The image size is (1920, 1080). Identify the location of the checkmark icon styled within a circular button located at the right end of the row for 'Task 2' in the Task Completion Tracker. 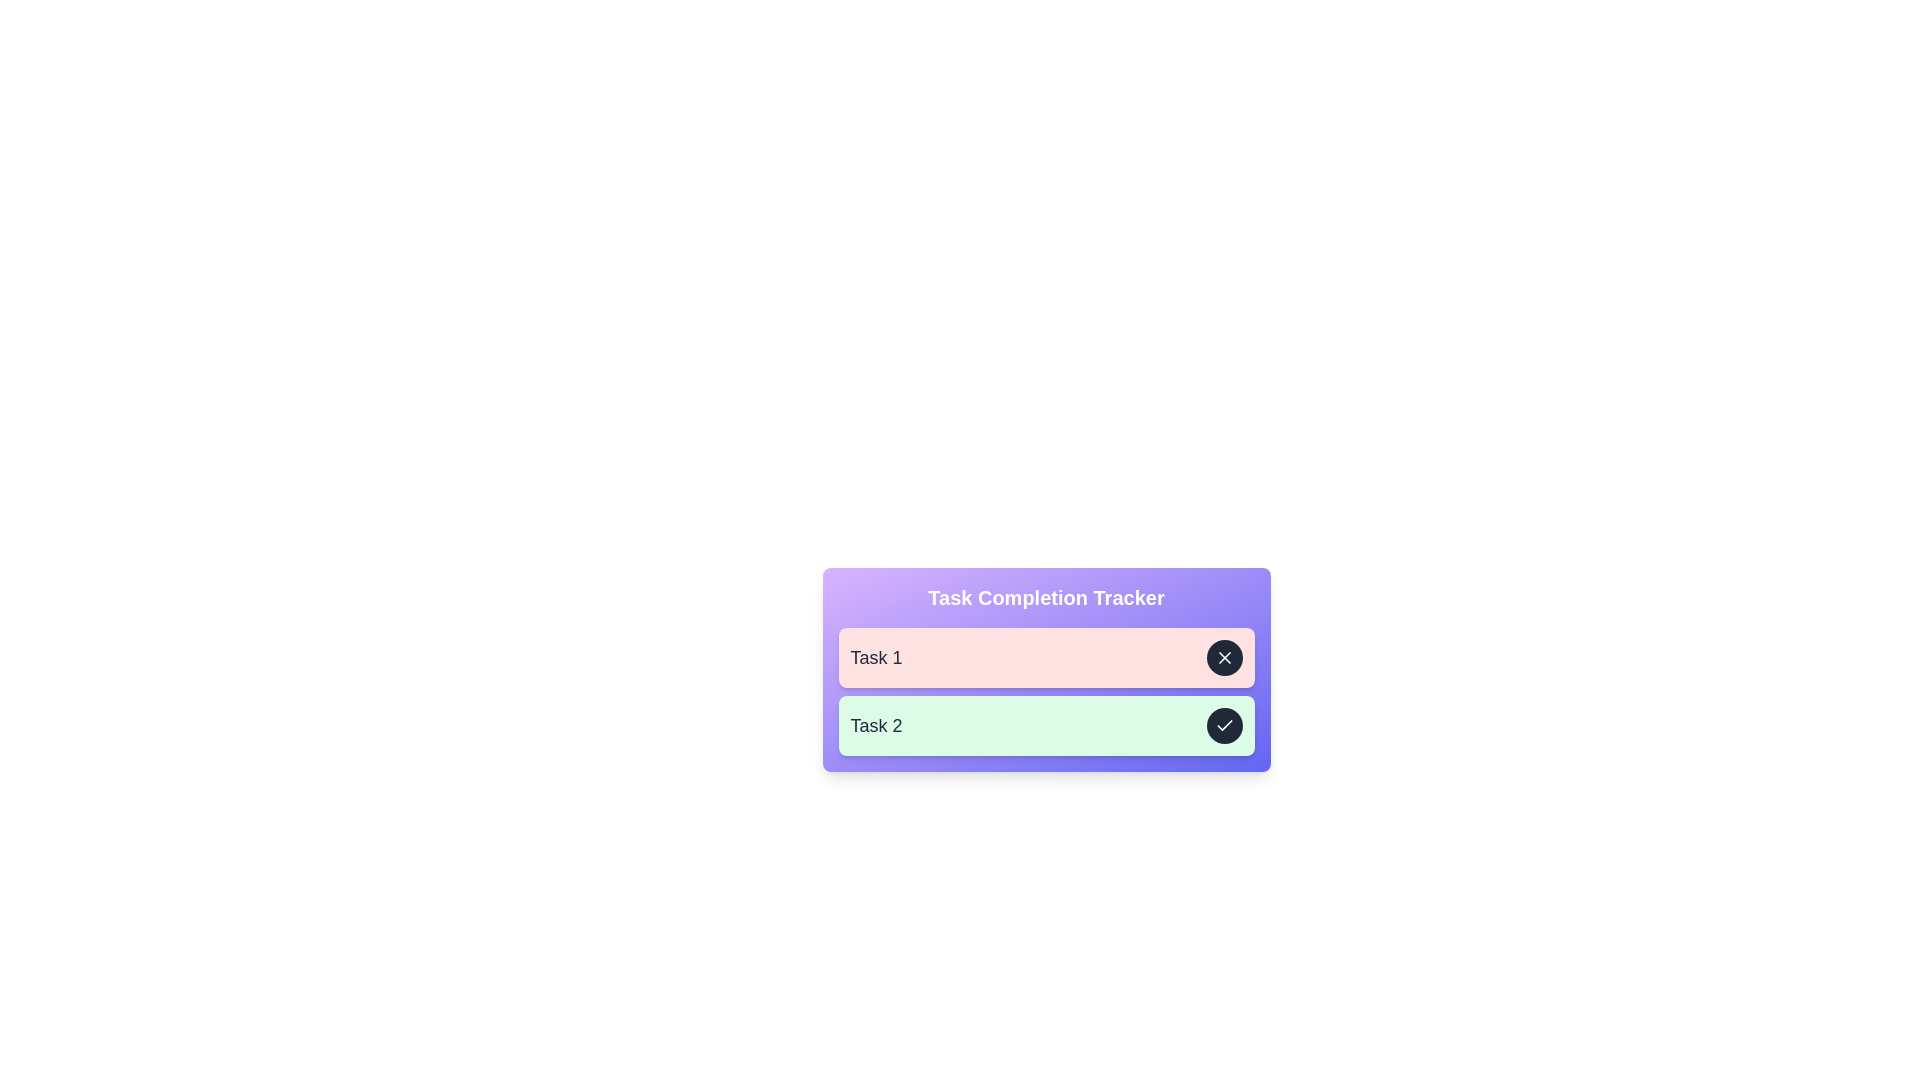
(1223, 725).